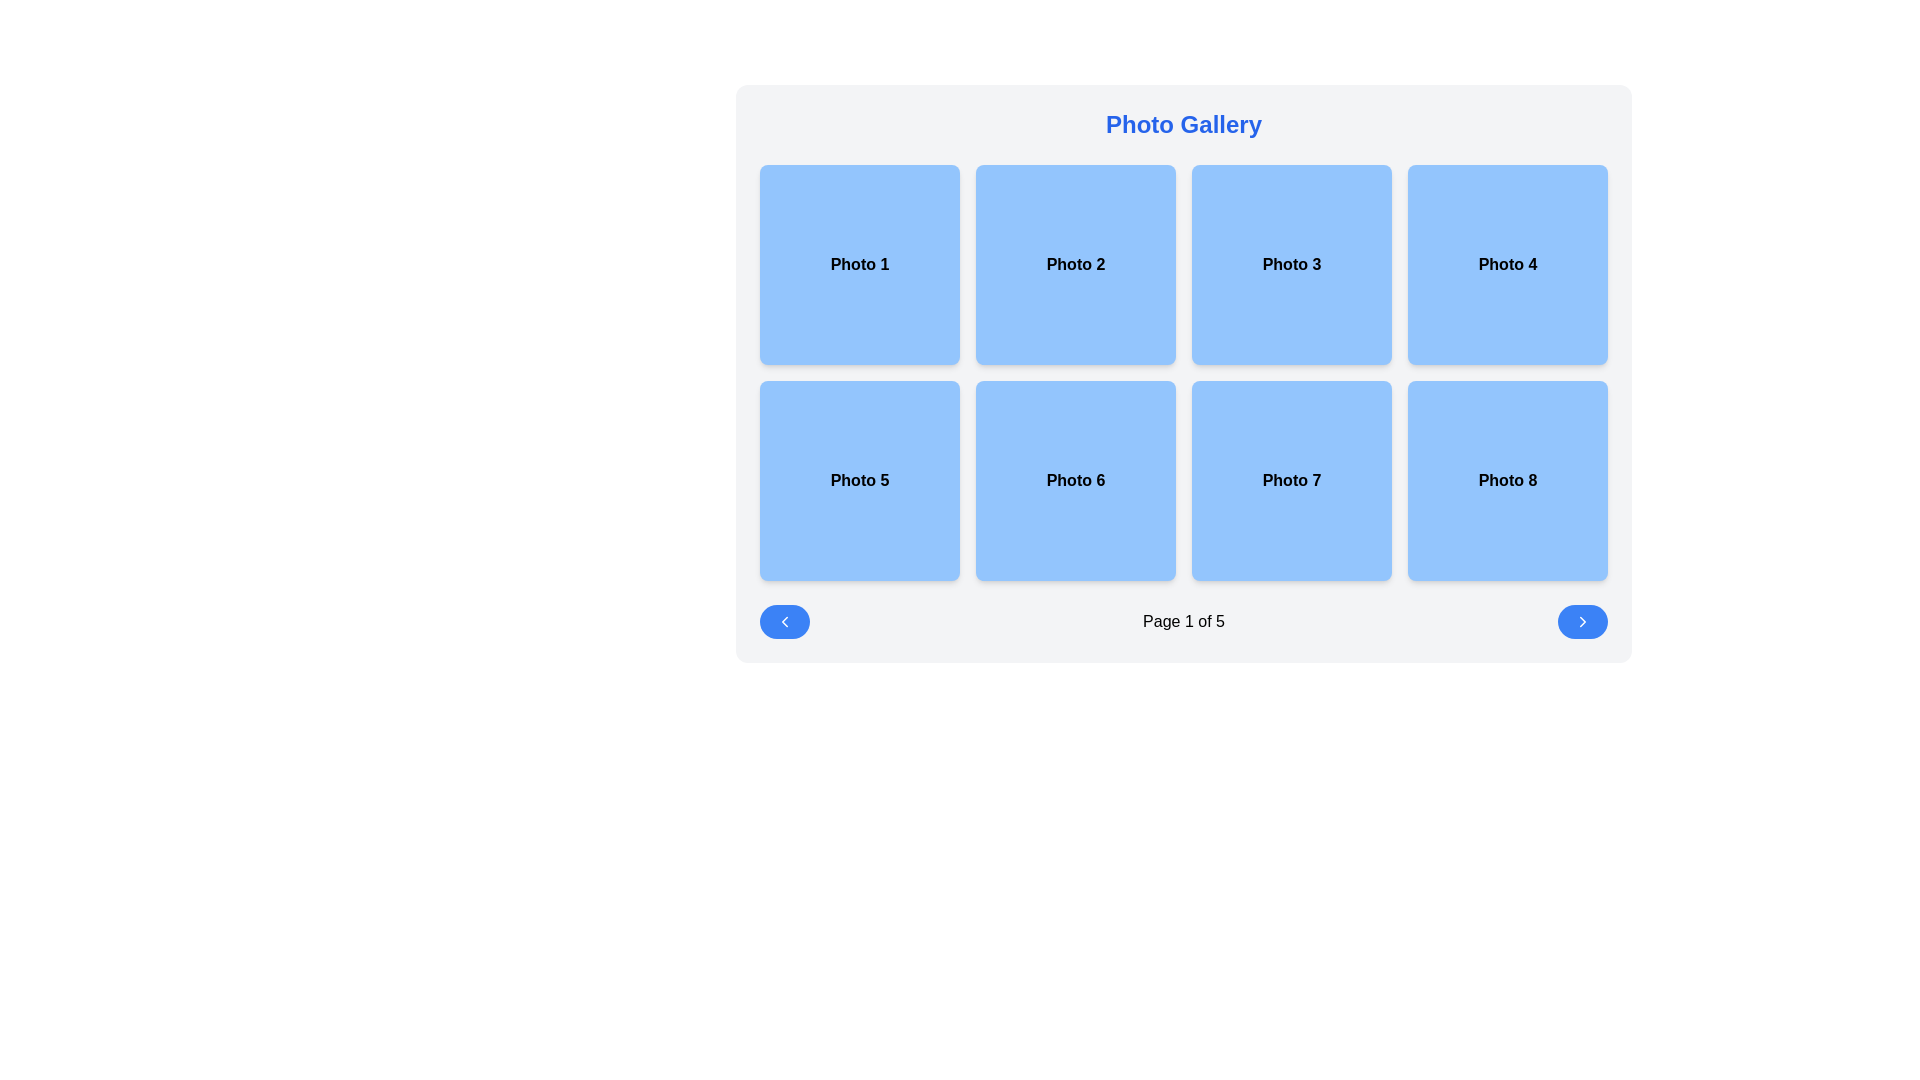 The width and height of the screenshot is (1920, 1080). I want to click on the blue button labeled 'Photo 3' with rounded edges and centered black bold text, so click(1291, 264).